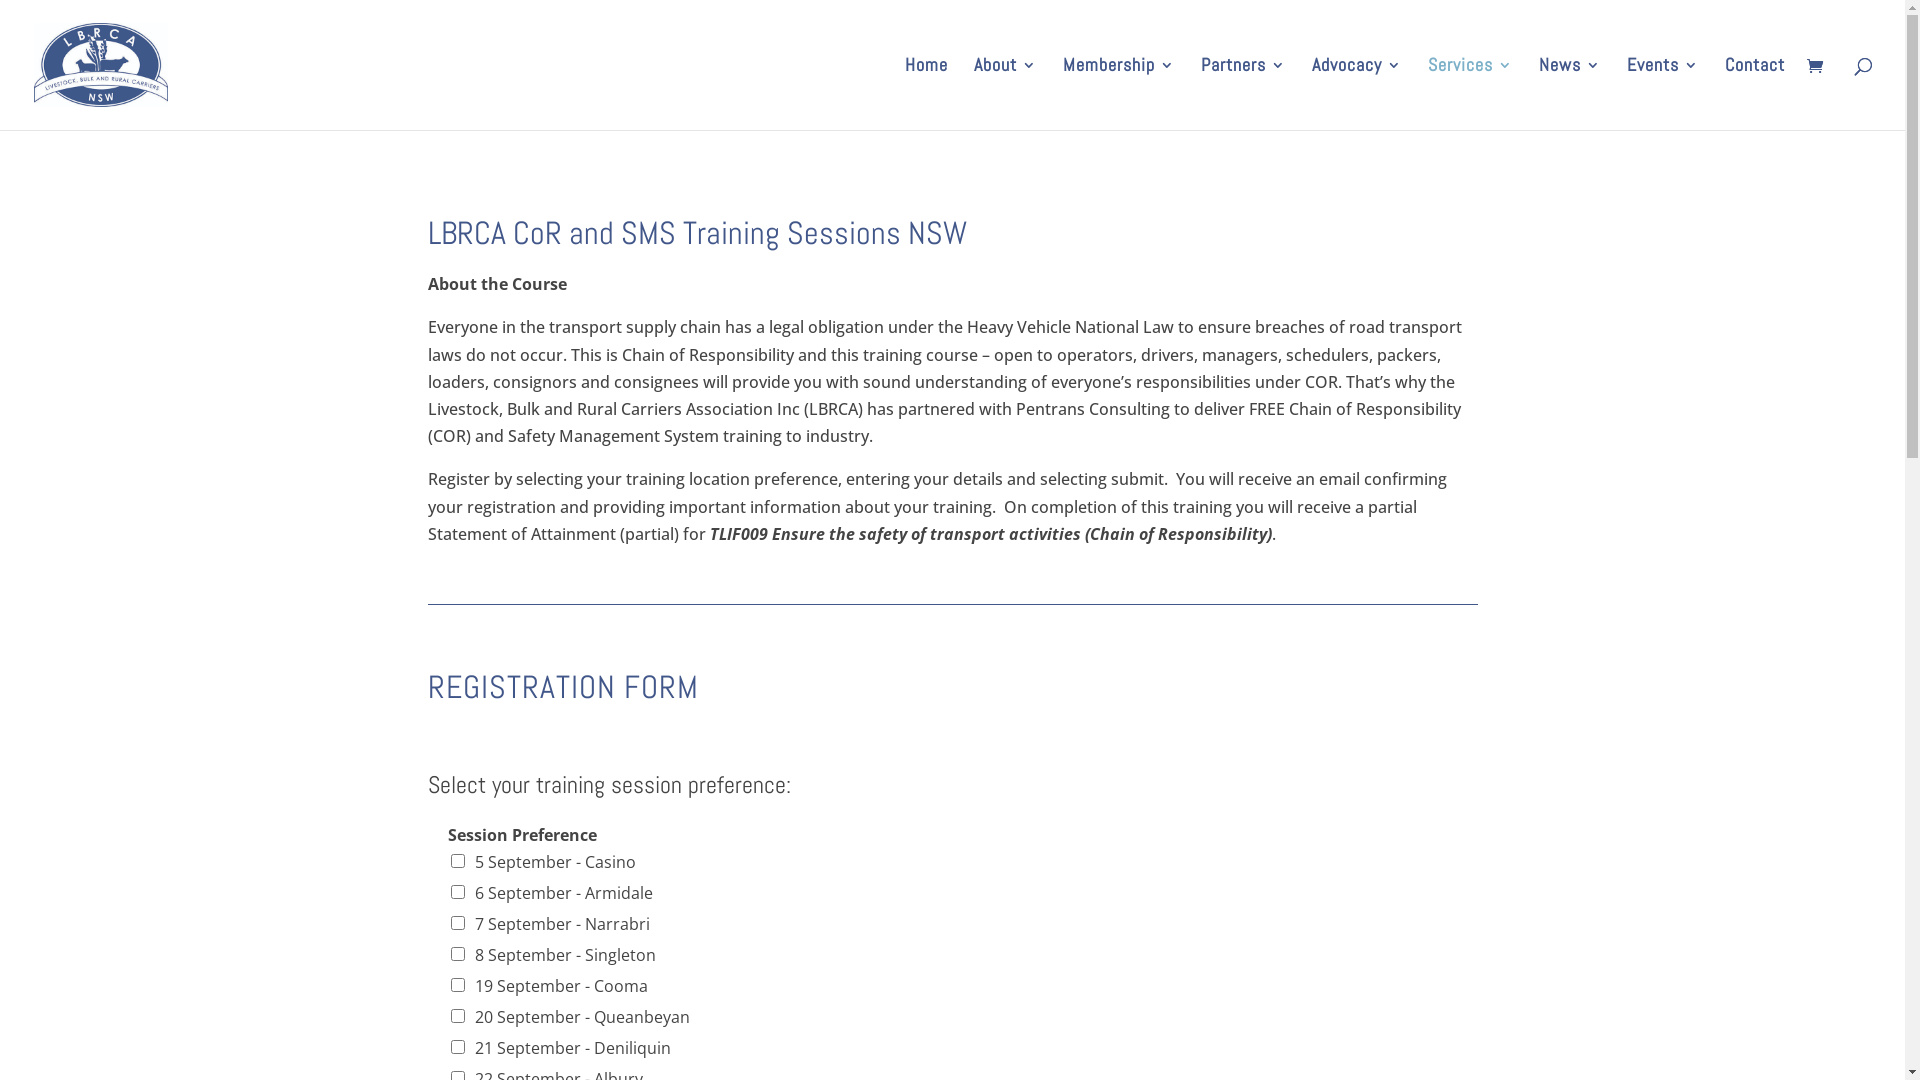 This screenshot has height=1080, width=1920. Describe the element at coordinates (1427, 93) in the screenshot. I see `'Services'` at that location.